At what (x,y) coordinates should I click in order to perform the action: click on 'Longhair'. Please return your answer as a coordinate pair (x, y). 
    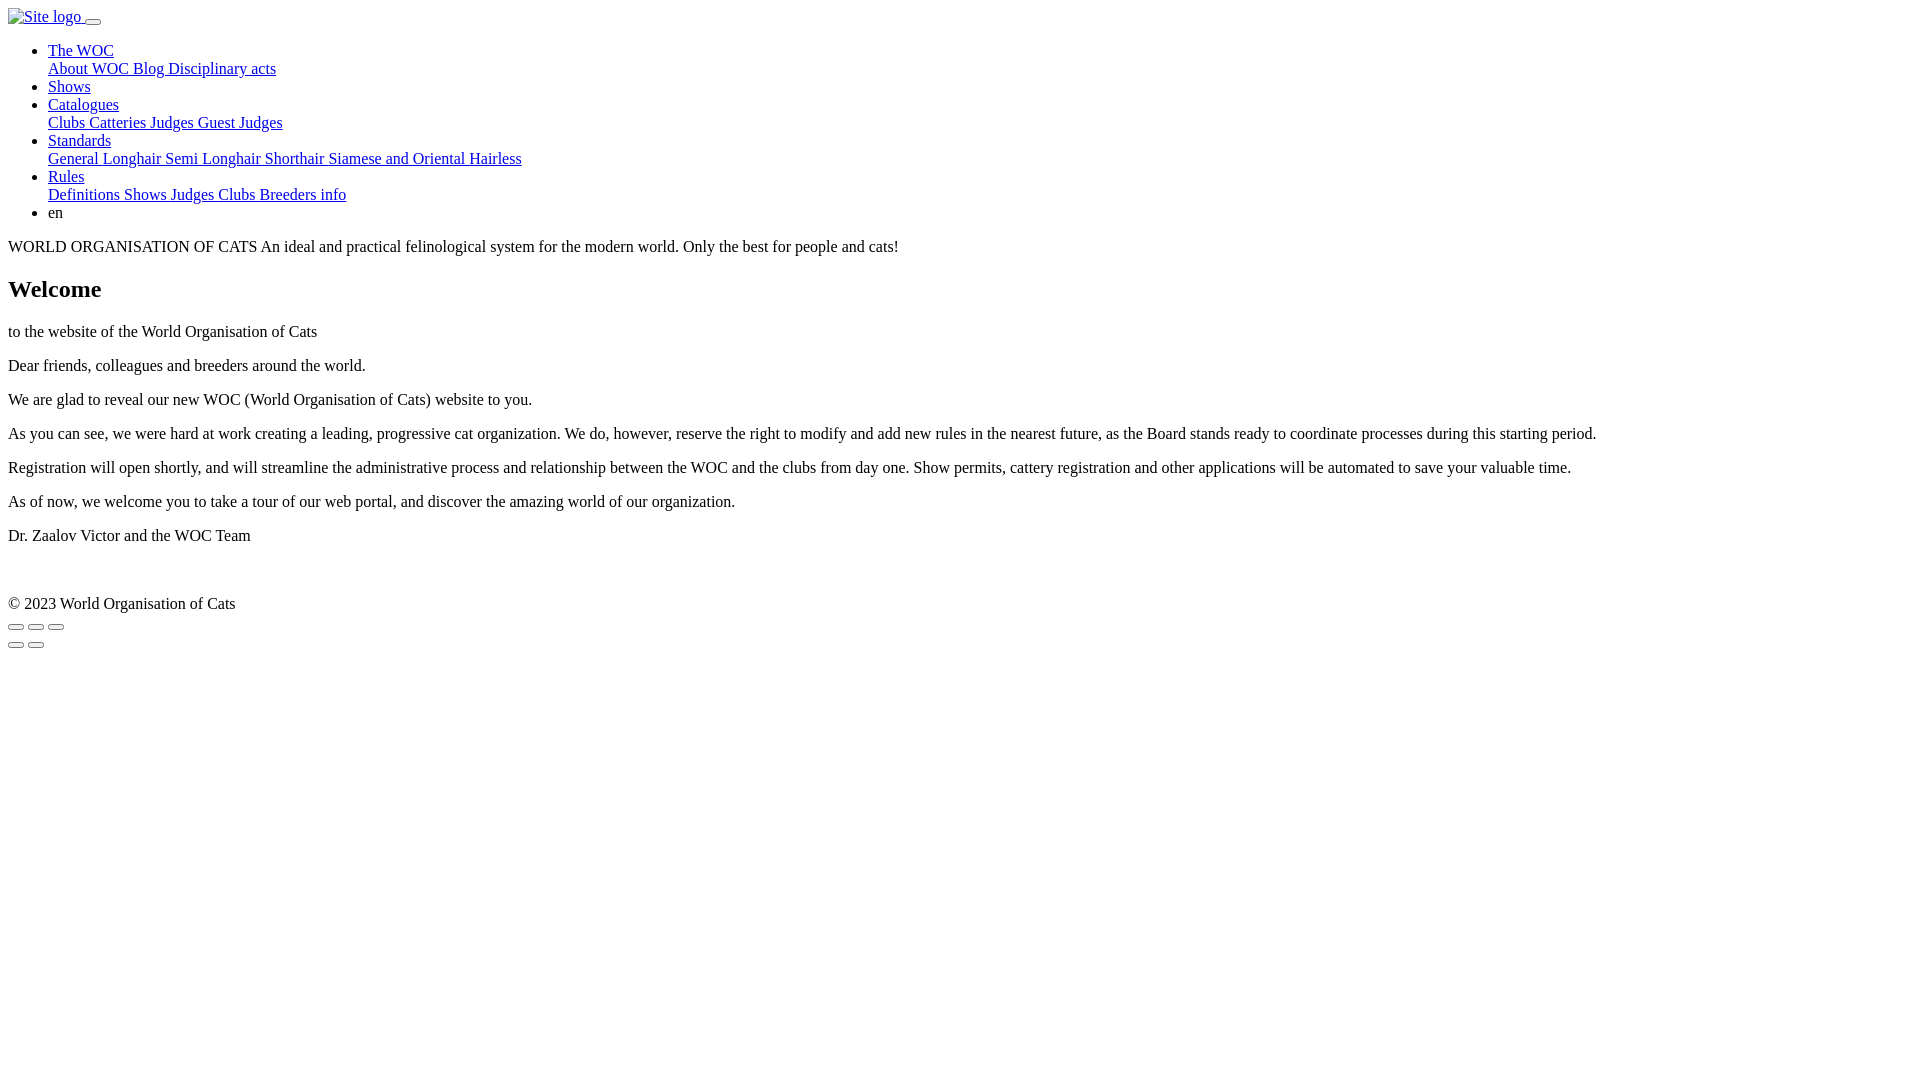
    Looking at the image, I should click on (133, 157).